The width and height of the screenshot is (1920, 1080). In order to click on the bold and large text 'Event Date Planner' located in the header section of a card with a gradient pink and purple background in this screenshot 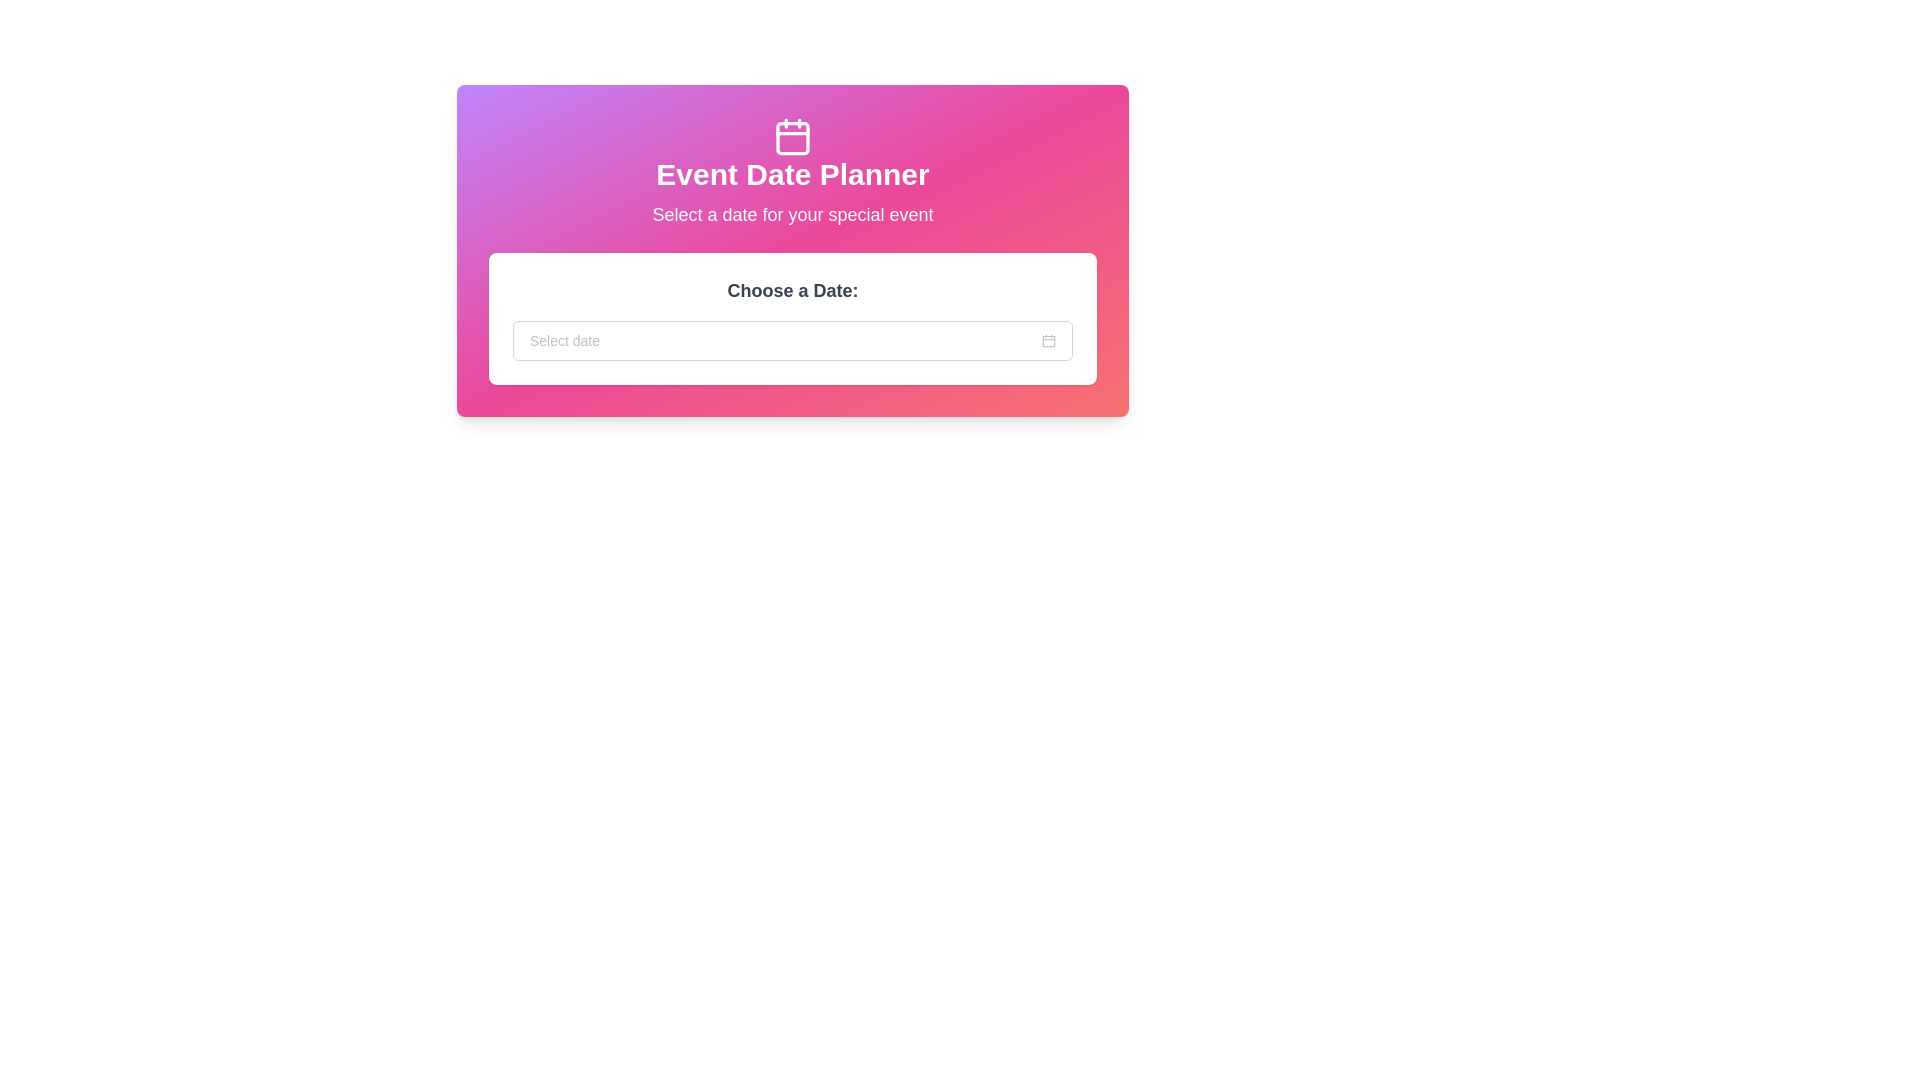, I will do `click(791, 173)`.